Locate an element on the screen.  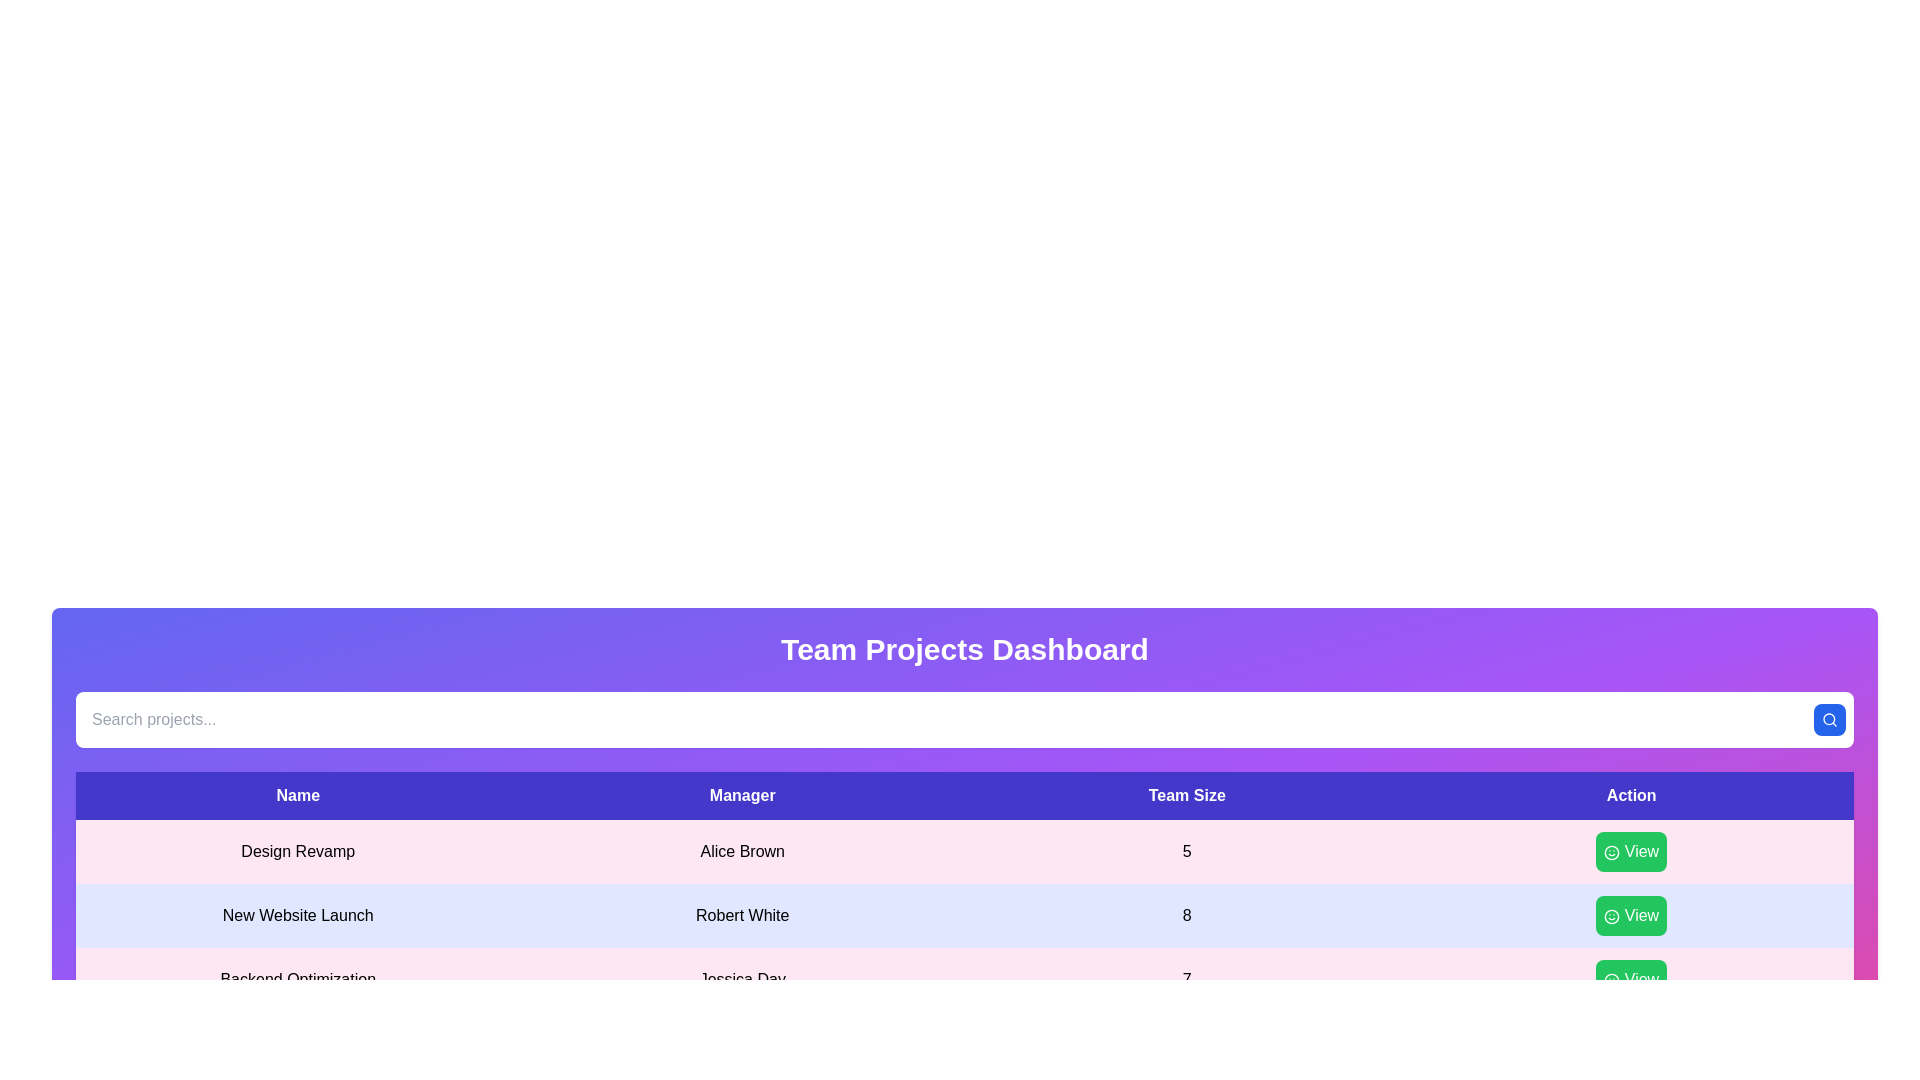
the button located in the second row of the 'Action' column within a table-like structure is located at coordinates (1631, 915).